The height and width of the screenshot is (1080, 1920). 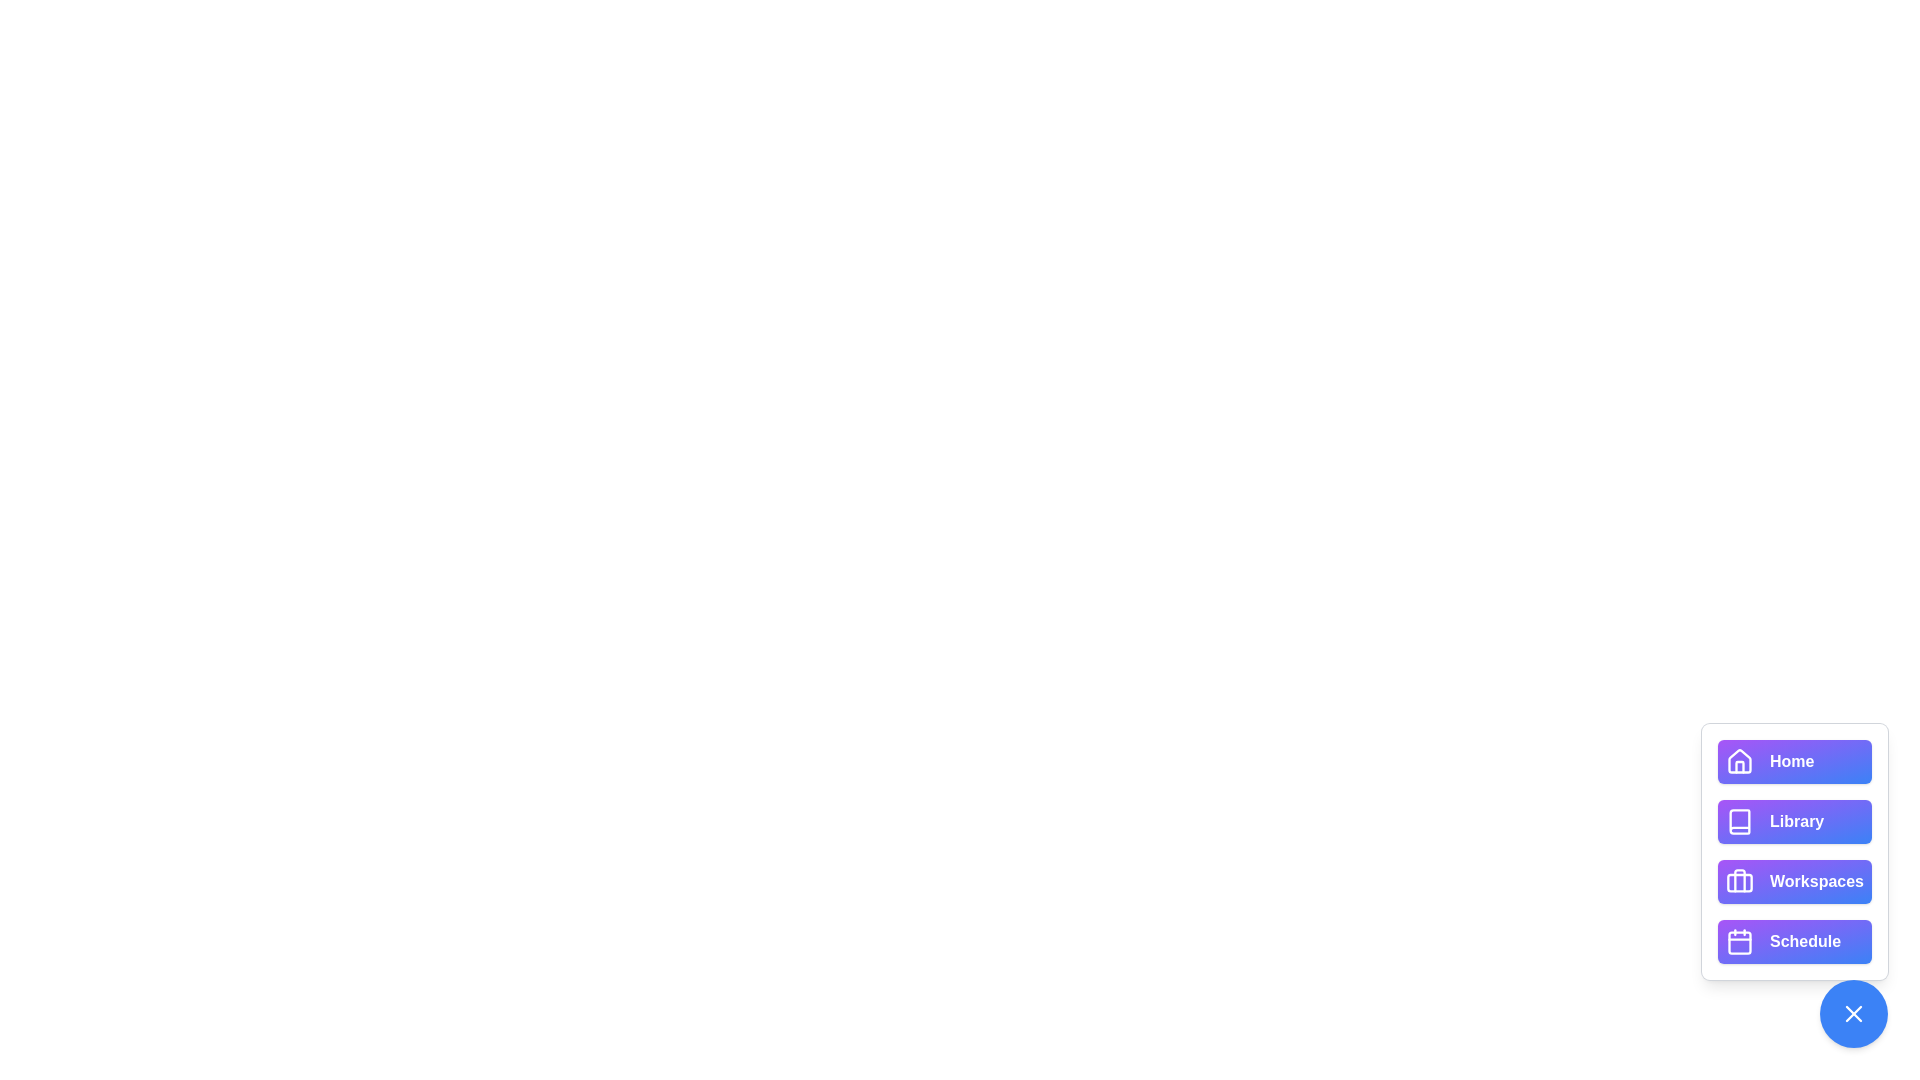 What do you see at coordinates (1795, 821) in the screenshot?
I see `the button labeled Library to view its hover effect` at bounding box center [1795, 821].